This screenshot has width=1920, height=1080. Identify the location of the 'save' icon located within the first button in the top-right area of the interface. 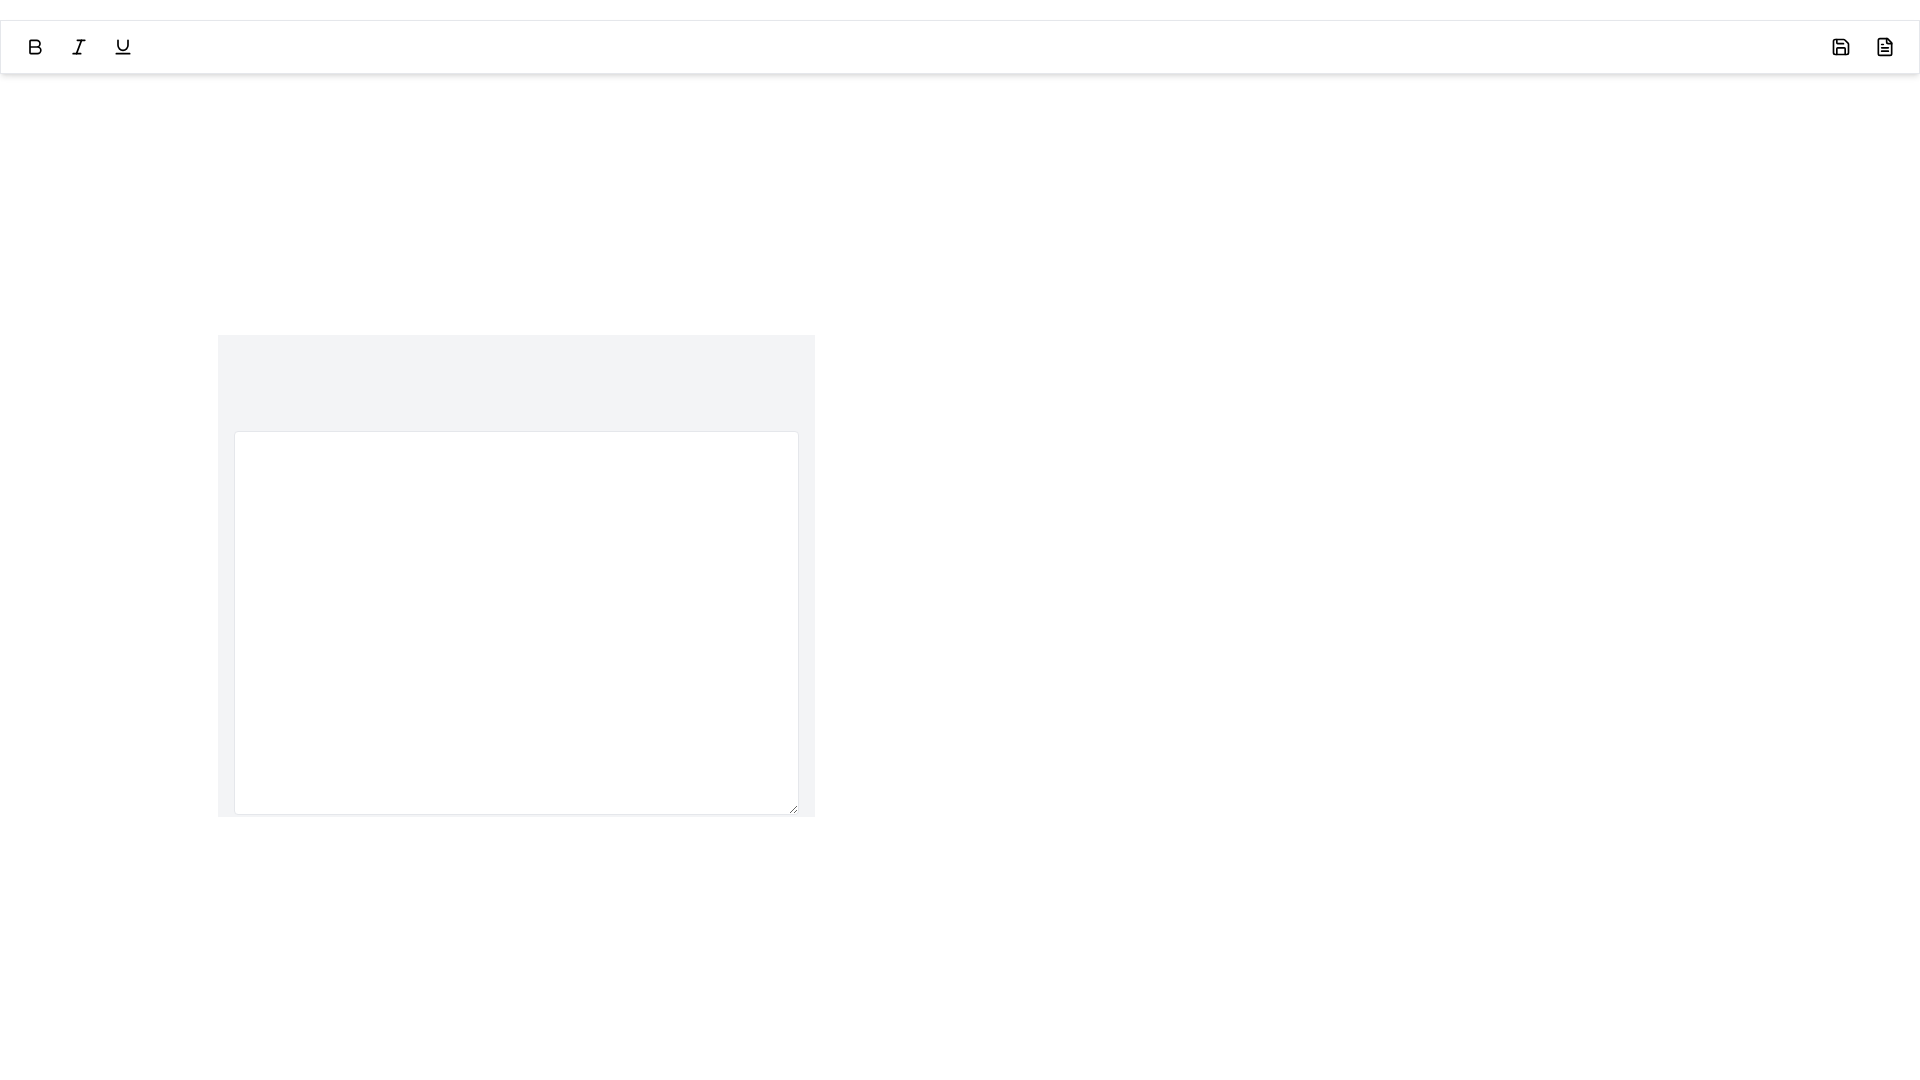
(1840, 45).